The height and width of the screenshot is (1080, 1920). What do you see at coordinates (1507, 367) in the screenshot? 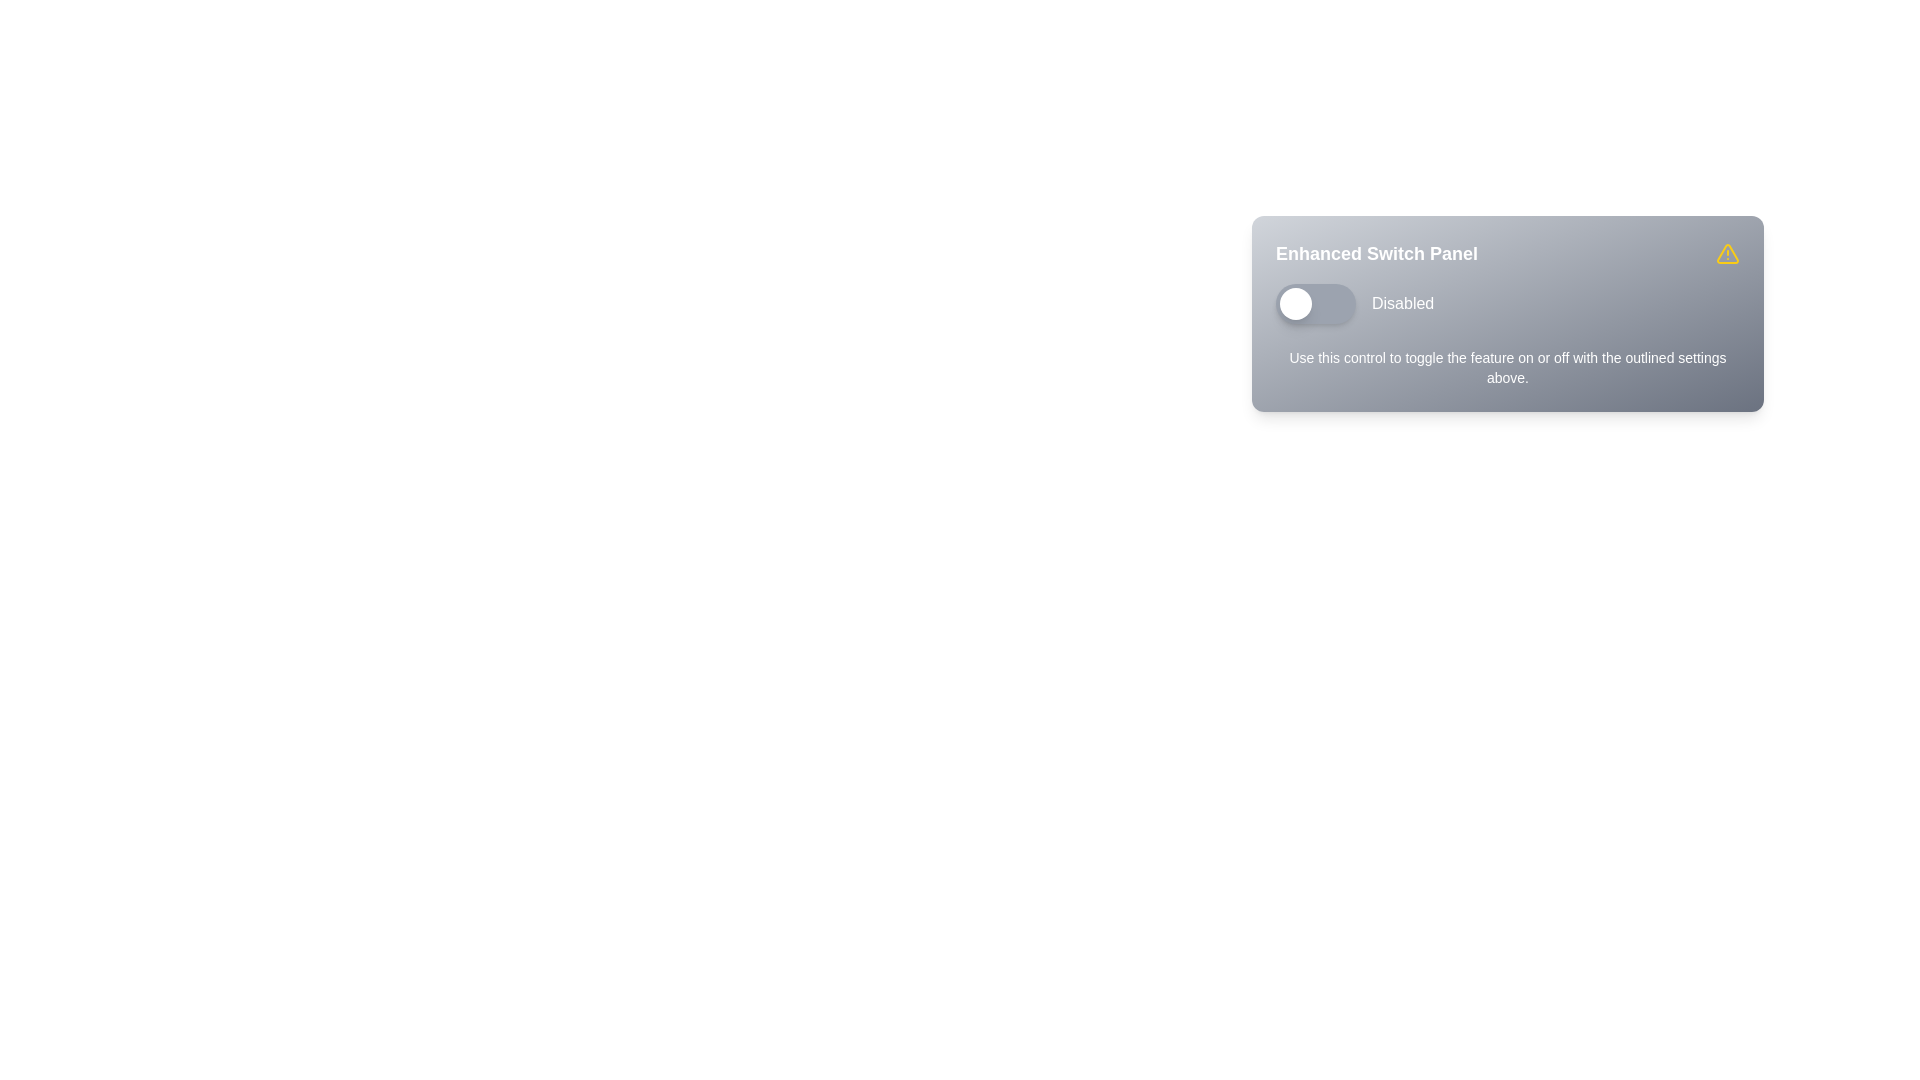
I see `the static text that provides guidance for the toggle switch, located centrally below the switch and label in the Enhanced Switch Panel interface` at bounding box center [1507, 367].